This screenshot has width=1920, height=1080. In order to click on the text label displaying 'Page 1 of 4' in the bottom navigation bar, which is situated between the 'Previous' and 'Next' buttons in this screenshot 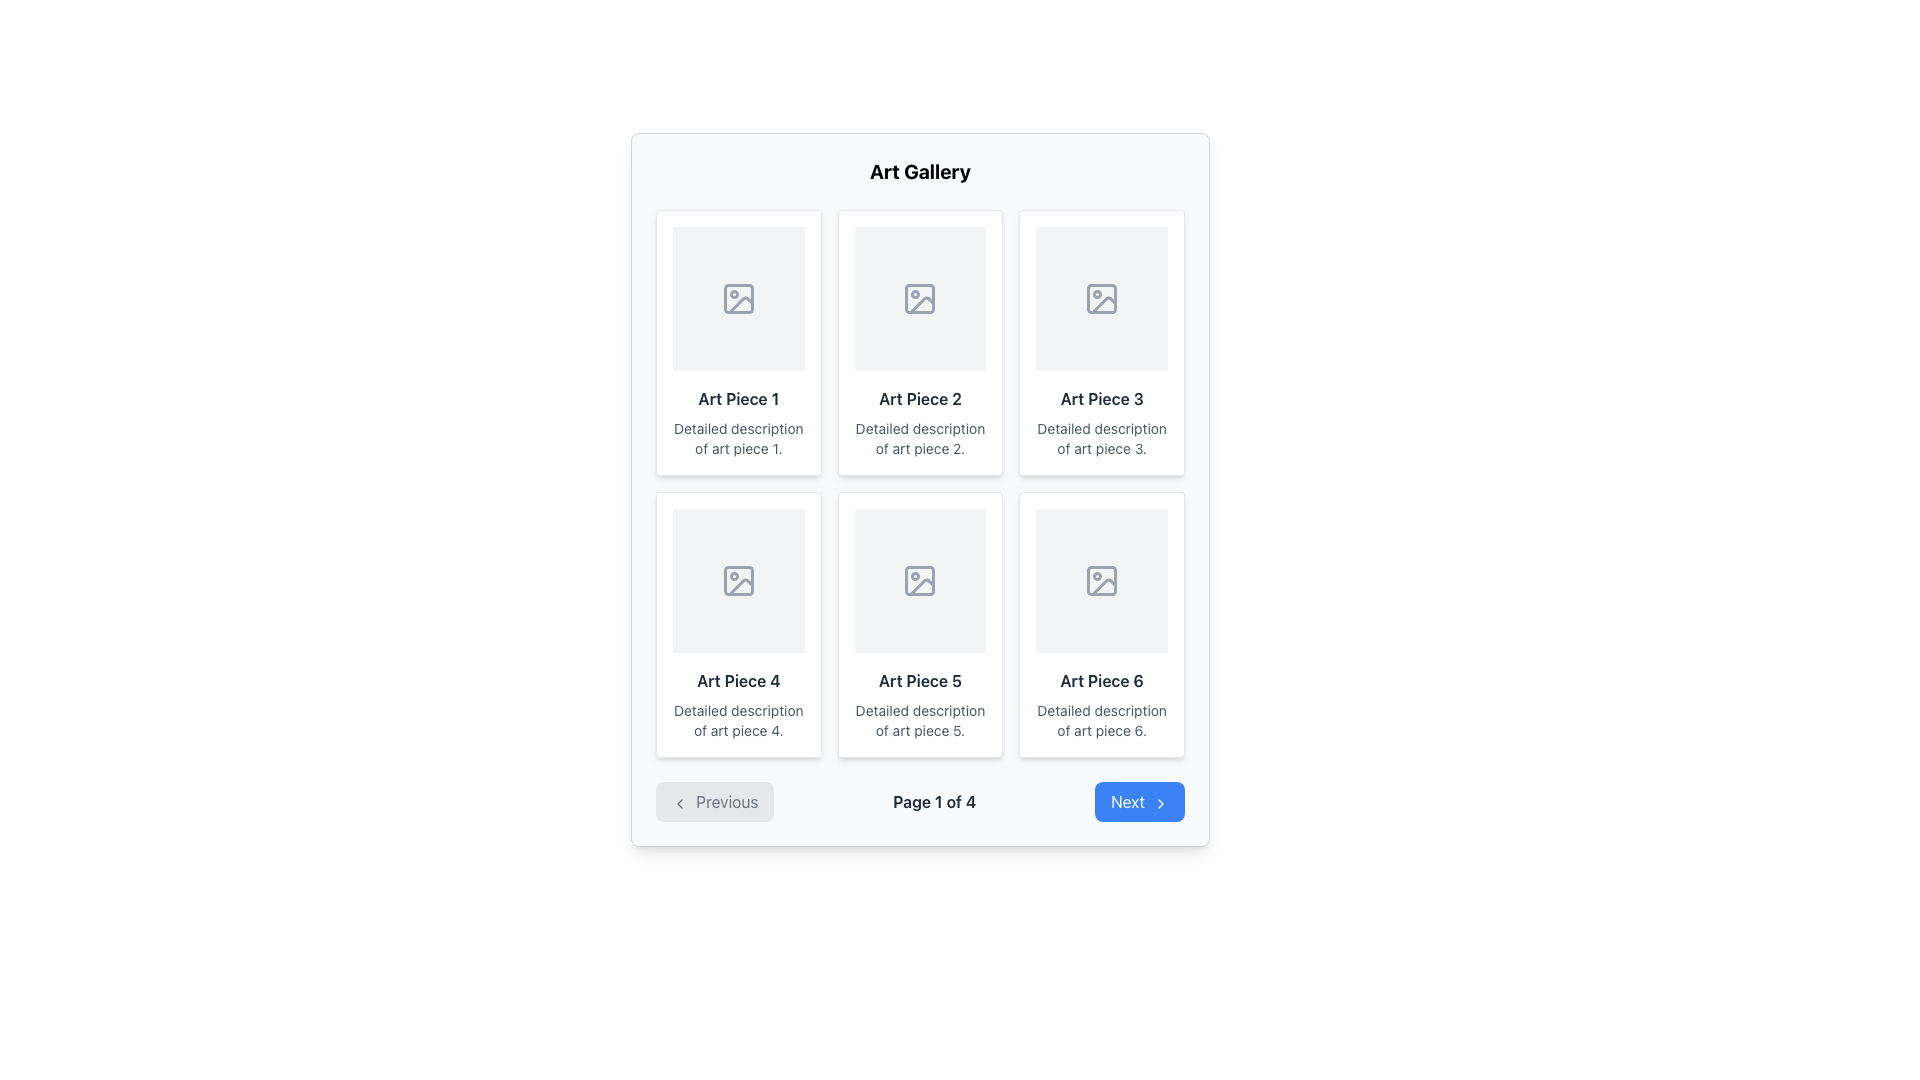, I will do `click(933, 801)`.